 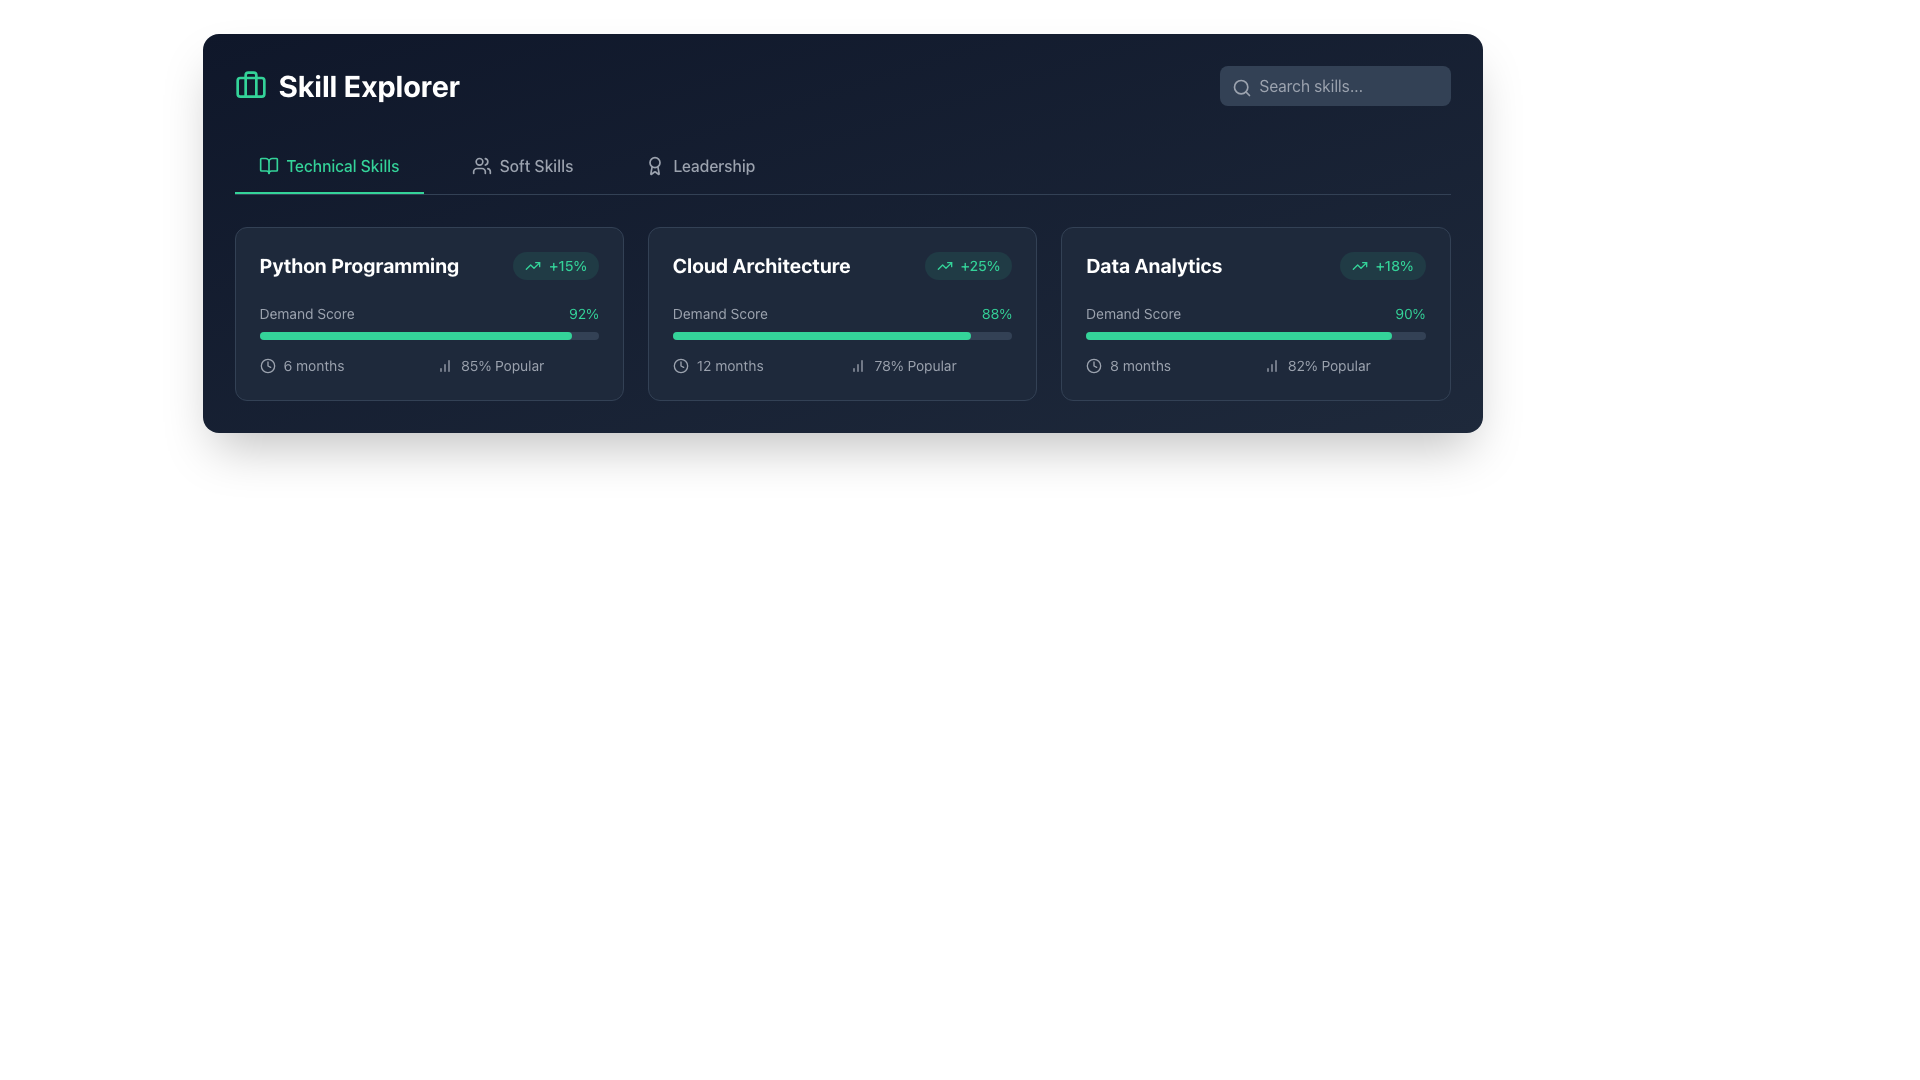 I want to click on the 'Leadership' button in the navigation bar to change its color from gray to emerald green, so click(x=700, y=164).